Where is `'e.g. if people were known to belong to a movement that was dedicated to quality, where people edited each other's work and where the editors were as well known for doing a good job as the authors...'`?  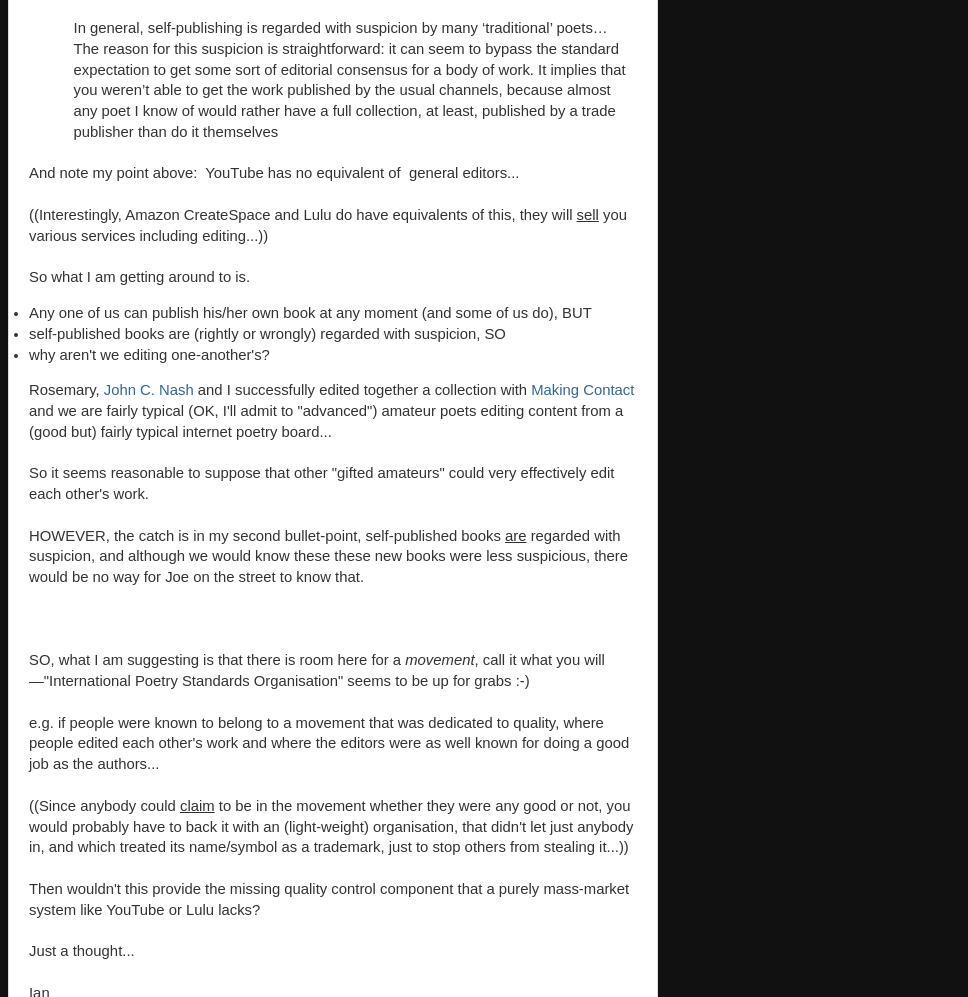
'e.g. if people were known to belong to a movement that was dedicated to quality, where people edited each other's work and where the editors were as well known for doing a good job as the authors...' is located at coordinates (329, 742).